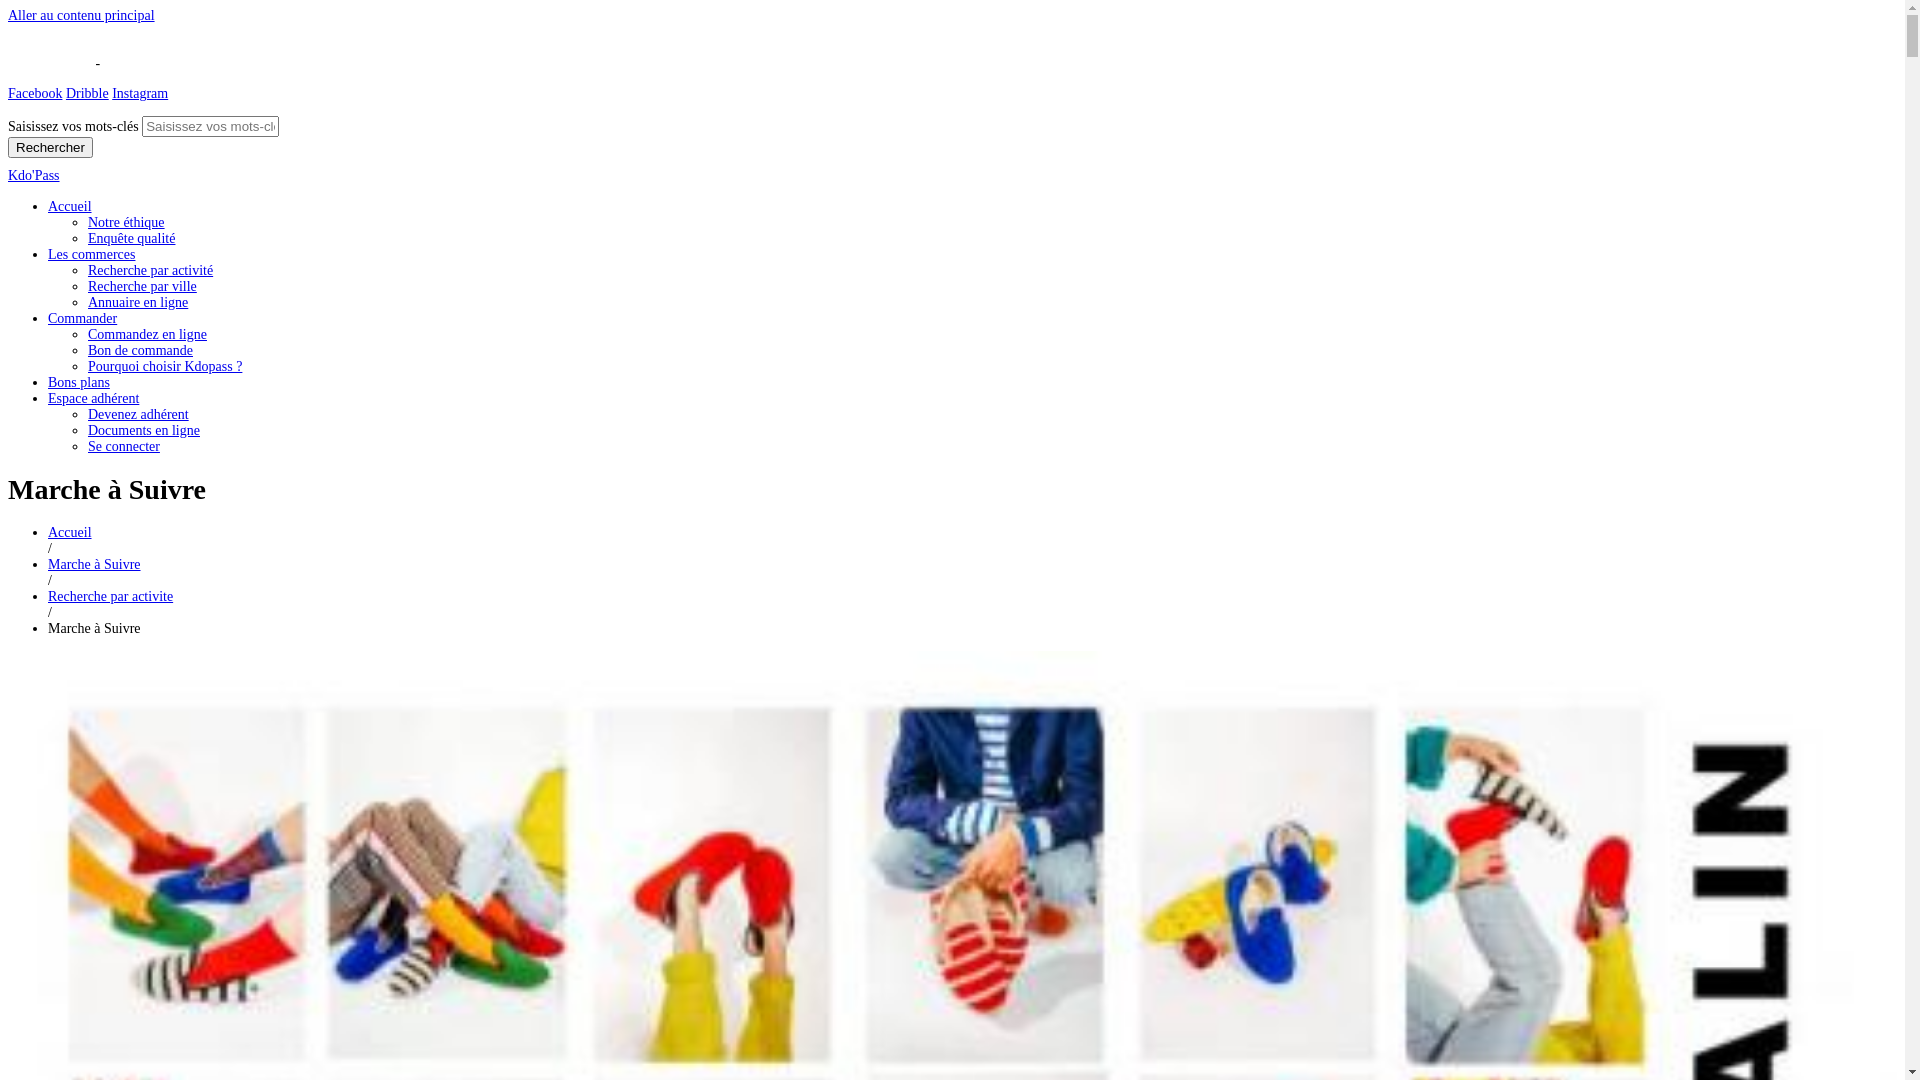 Image resolution: width=1920 pixels, height=1080 pixels. Describe the element at coordinates (135, 62) in the screenshot. I see `'CONTACT'` at that location.